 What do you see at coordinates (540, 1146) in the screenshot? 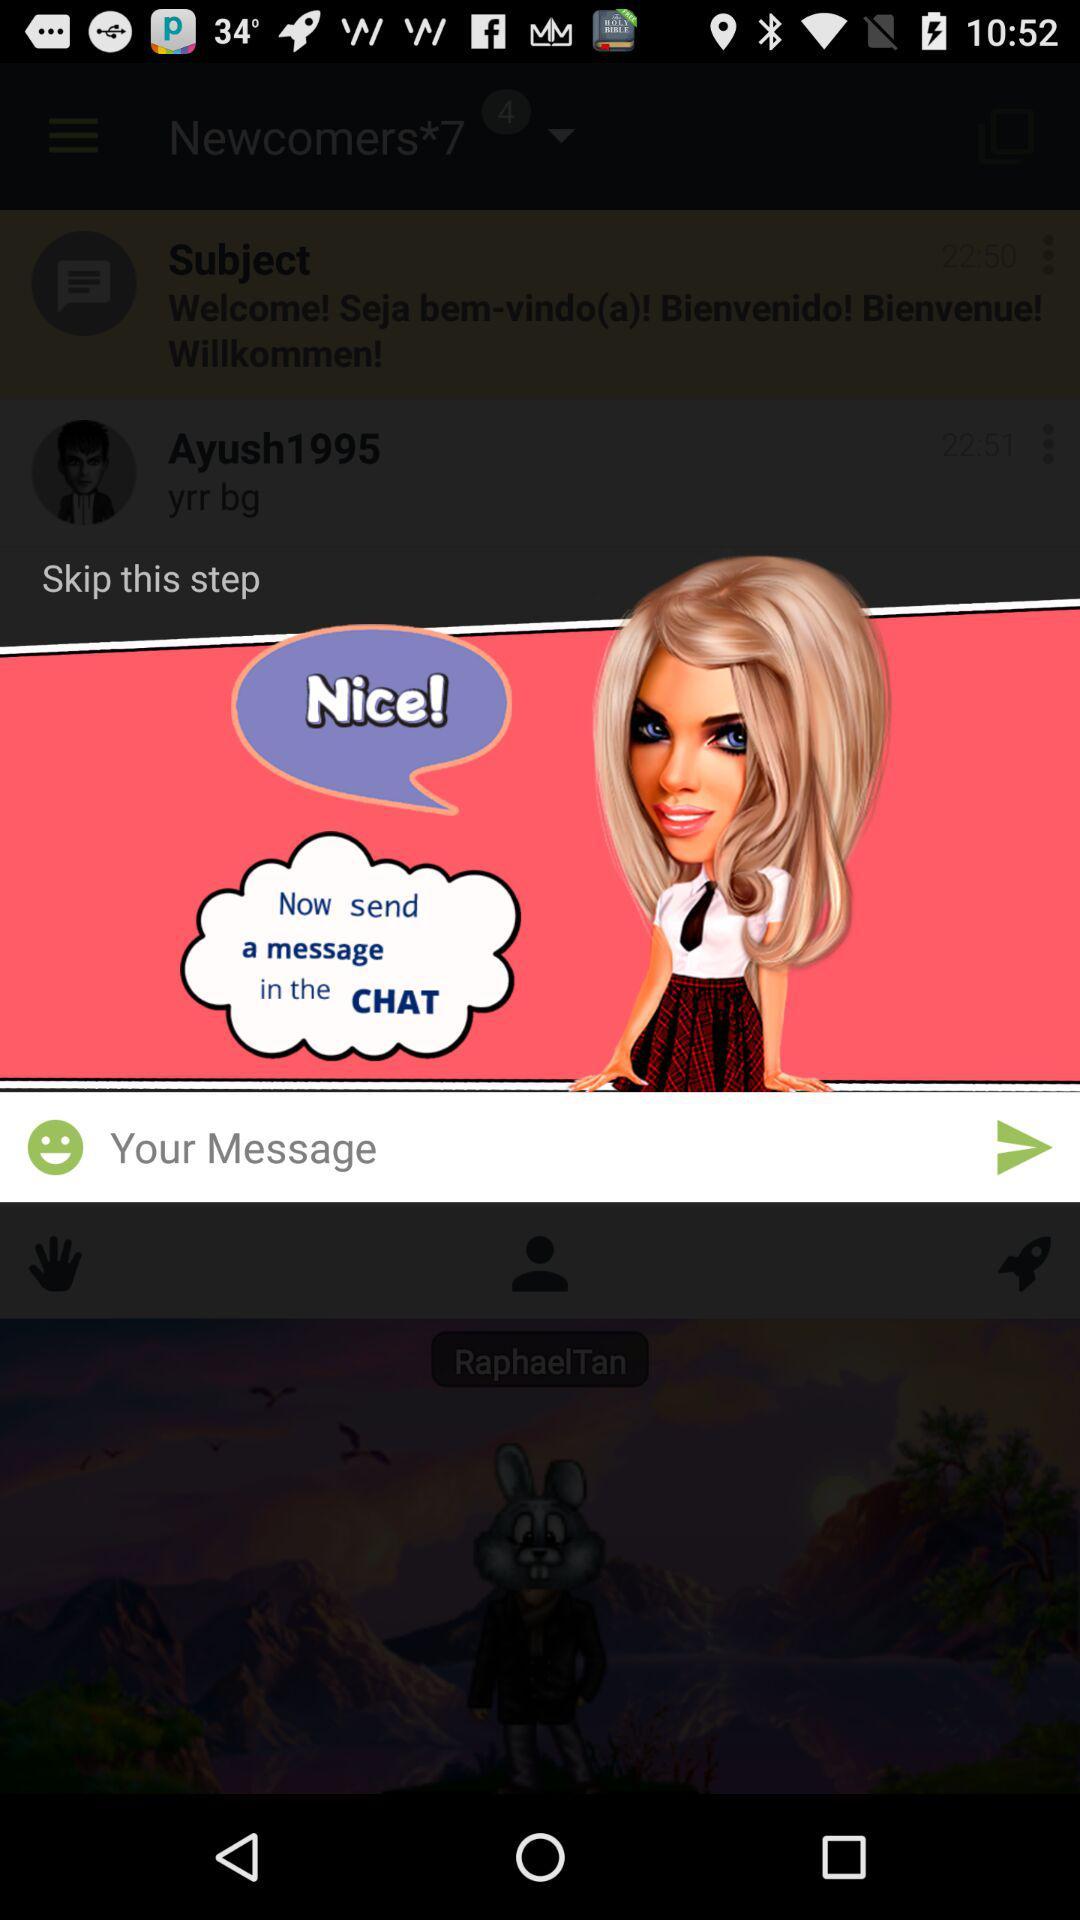
I see `write your message` at bounding box center [540, 1146].